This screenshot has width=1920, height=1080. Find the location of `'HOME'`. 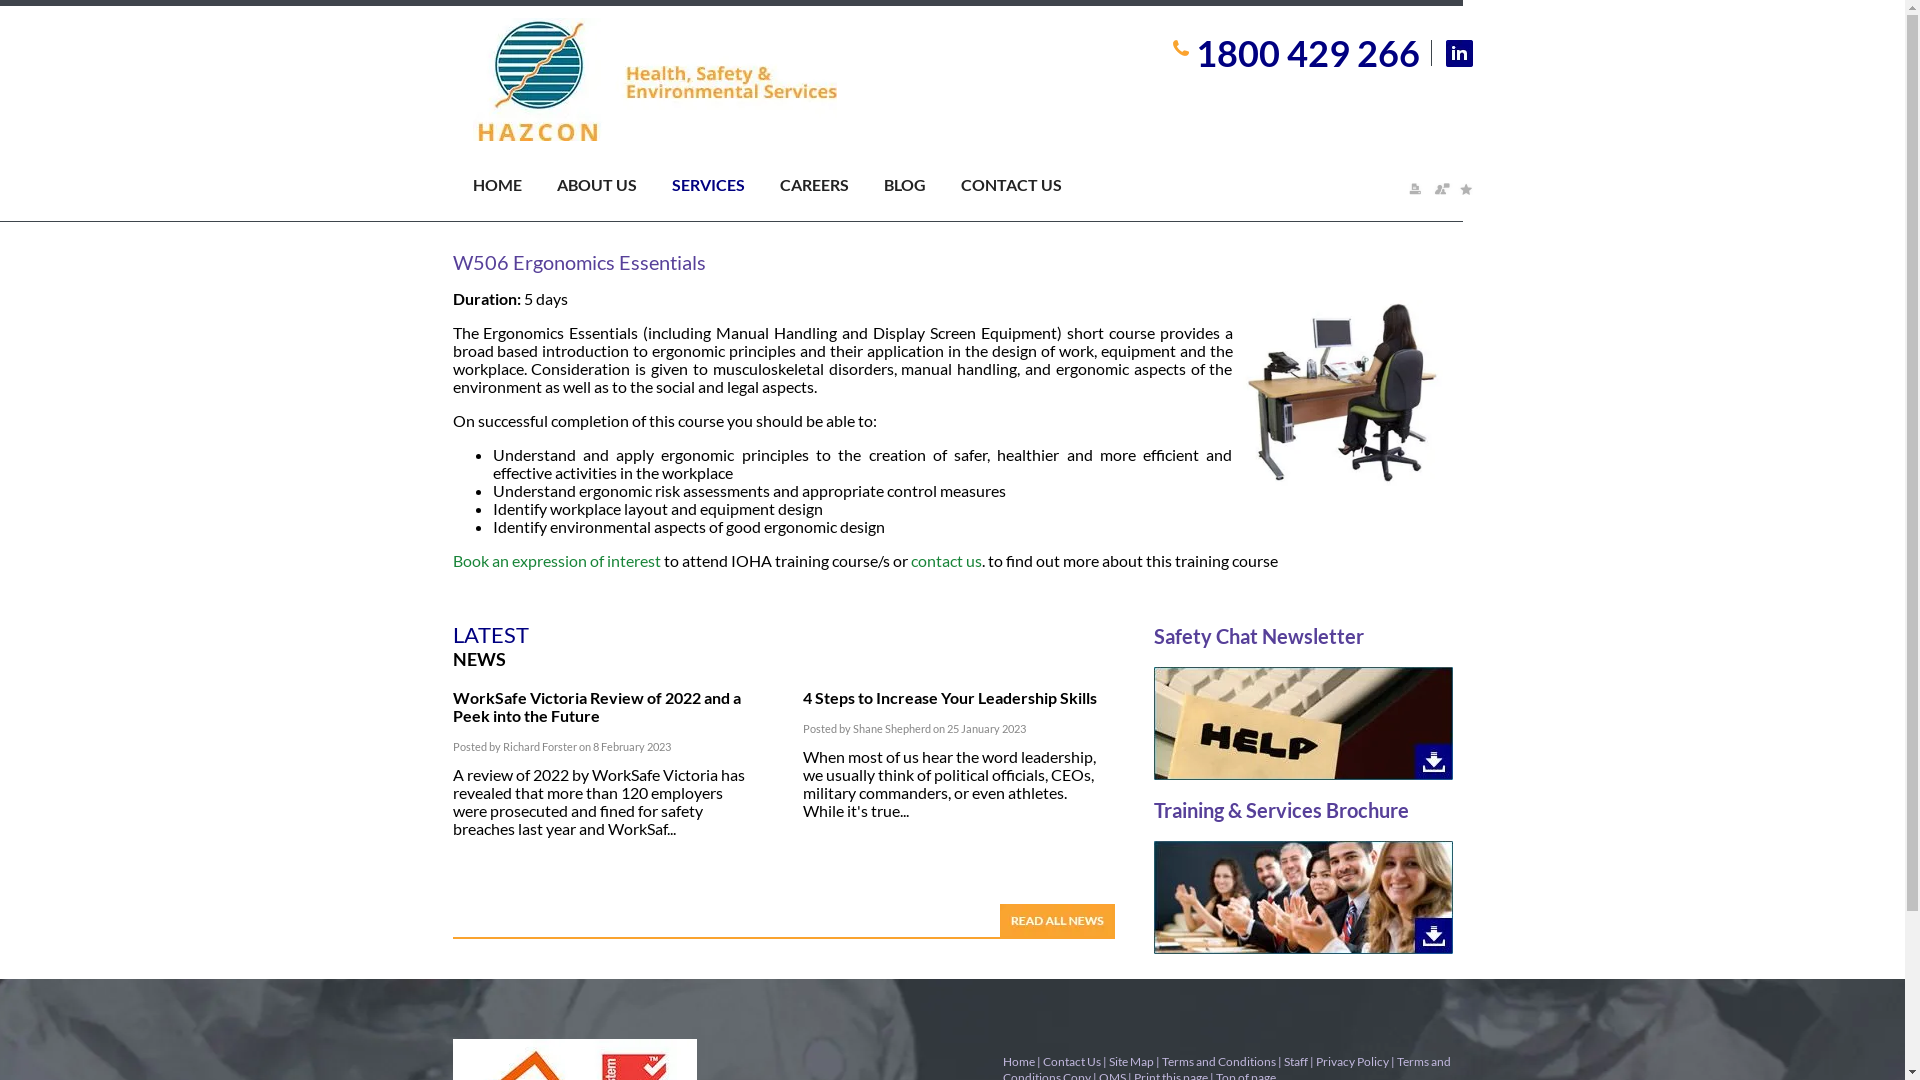

'HOME' is located at coordinates (513, 189).